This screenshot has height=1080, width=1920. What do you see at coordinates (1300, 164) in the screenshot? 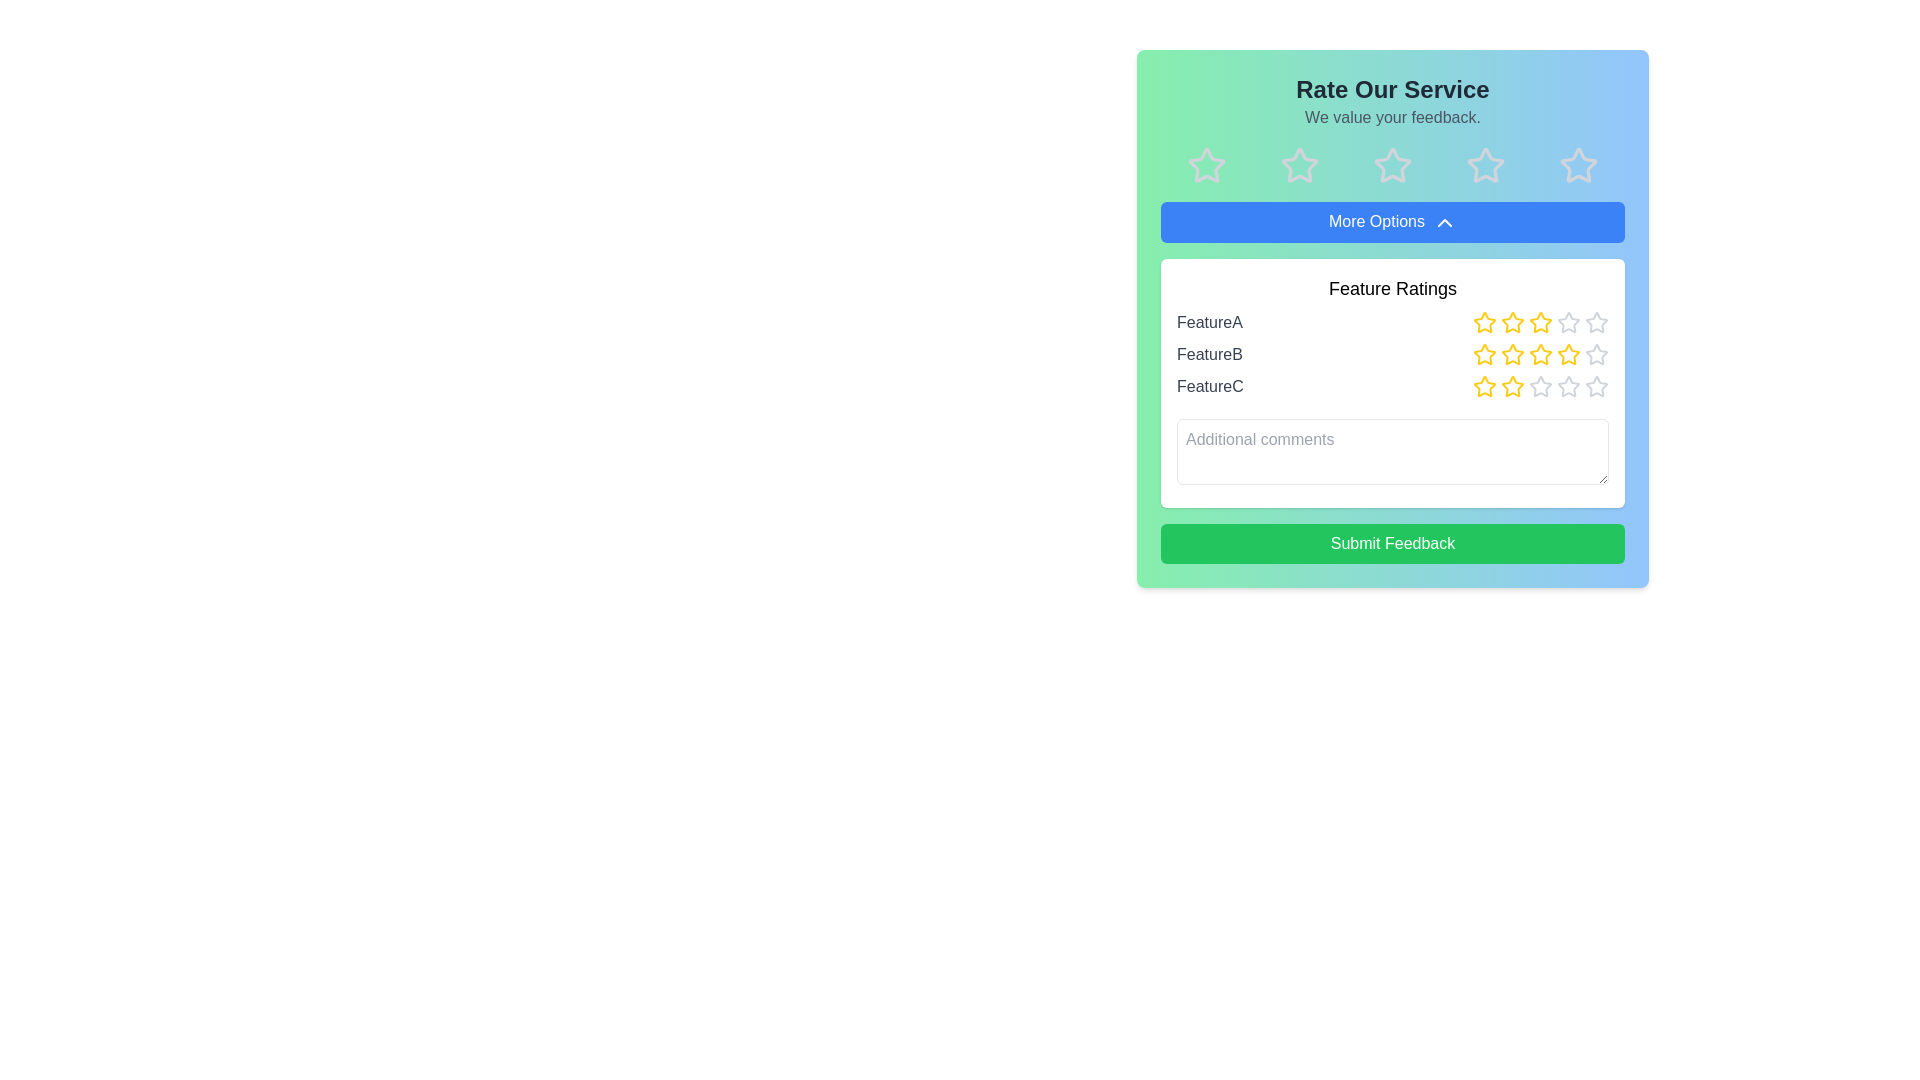
I see `the second star-shaped rating icon with a gray outline and transparent fill, located near the top of the feedback form under the title 'Rate Our Service'` at bounding box center [1300, 164].